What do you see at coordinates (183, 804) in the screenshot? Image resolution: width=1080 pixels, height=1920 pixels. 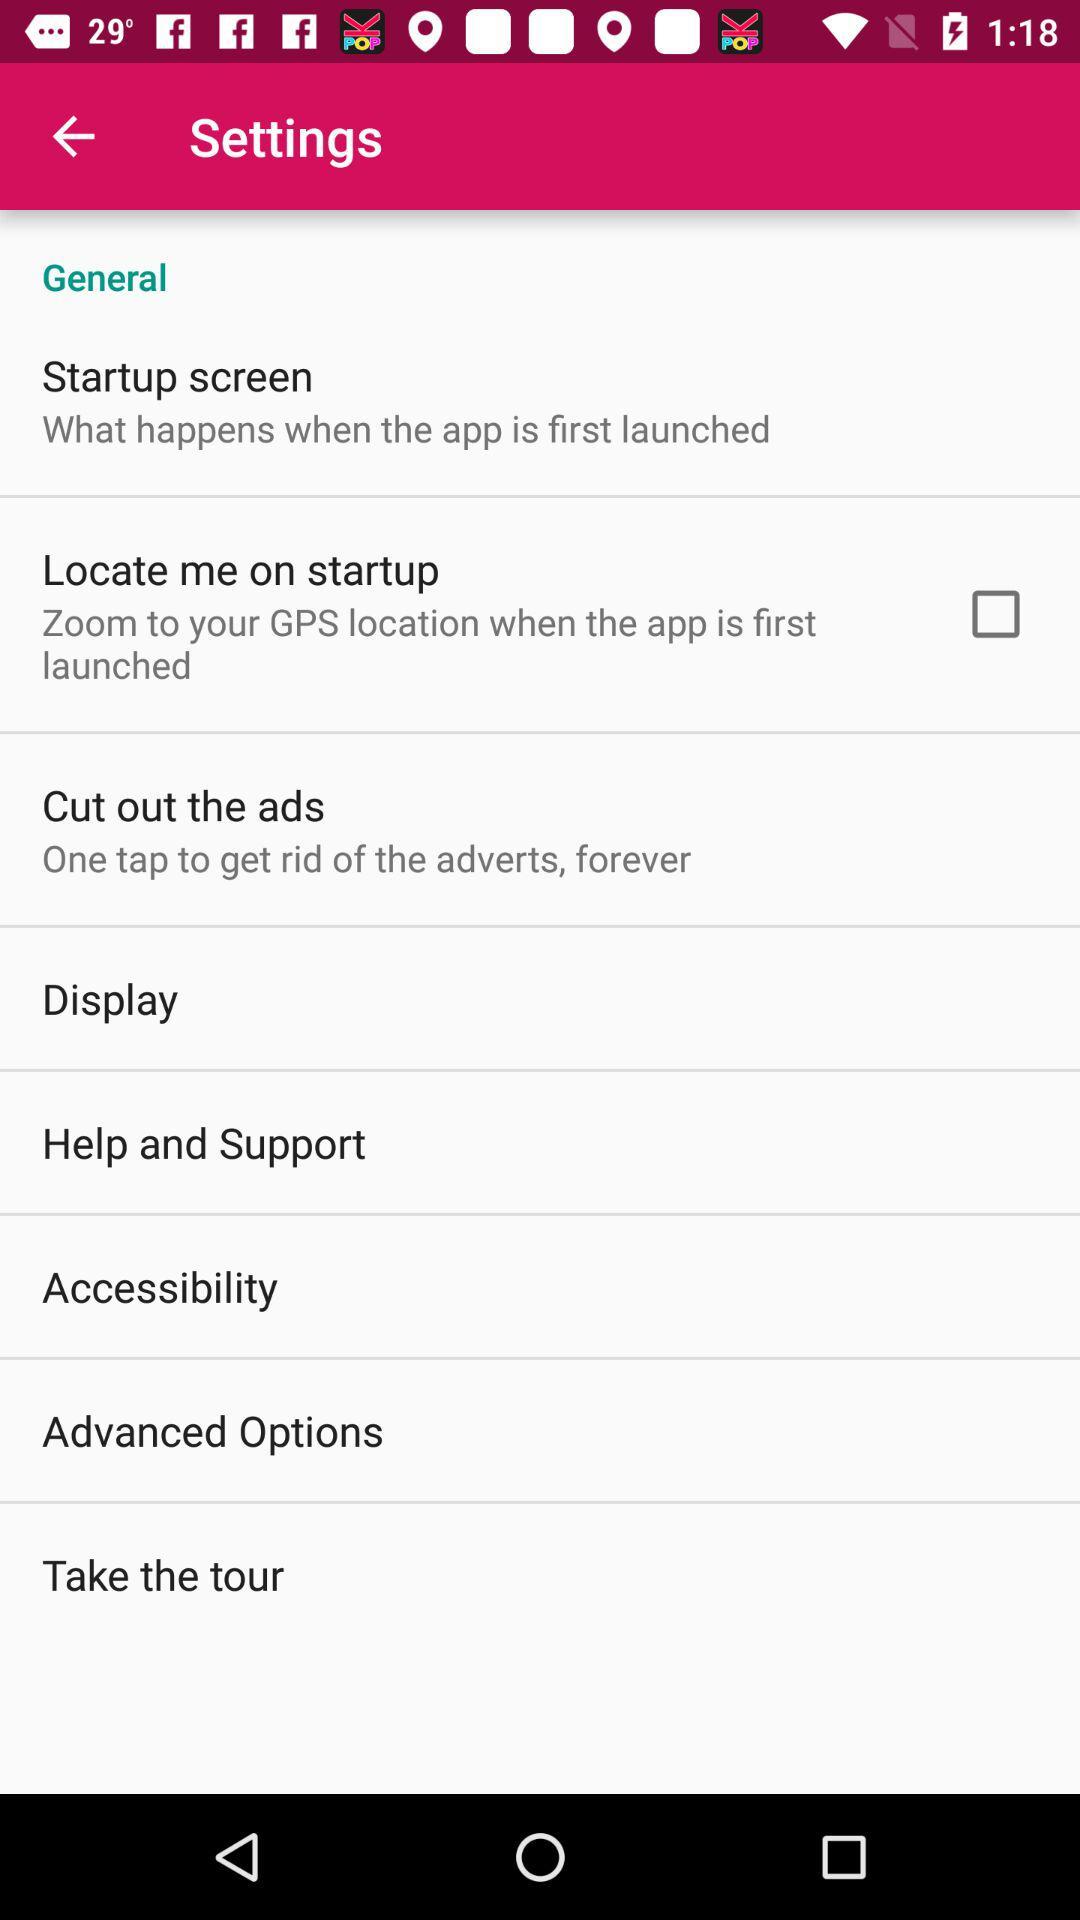 I see `icon below zoom to your icon` at bounding box center [183, 804].